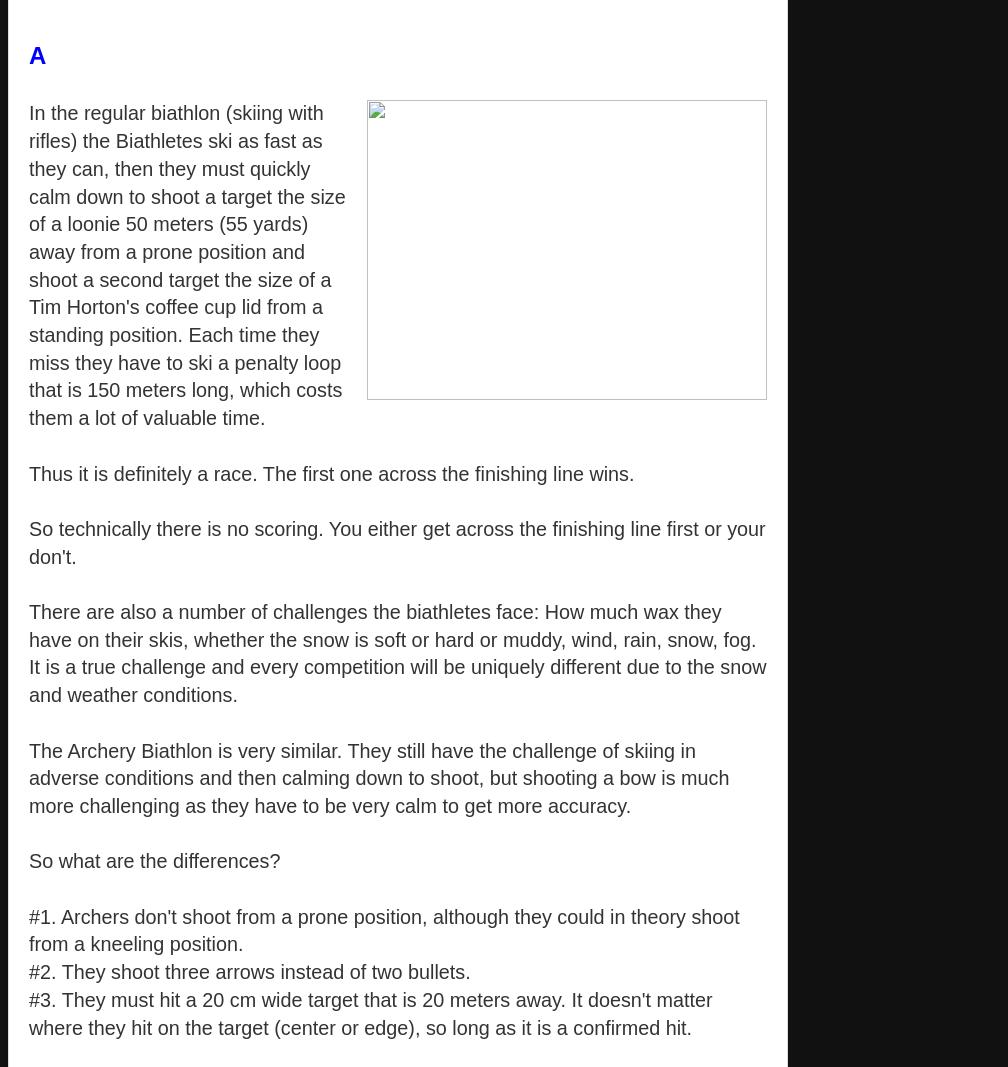 The height and width of the screenshot is (1067, 1008). What do you see at coordinates (384, 929) in the screenshot?
I see `'#1. Archers don't shoot from a prone position, although they could in theory shoot from a kneeling position.'` at bounding box center [384, 929].